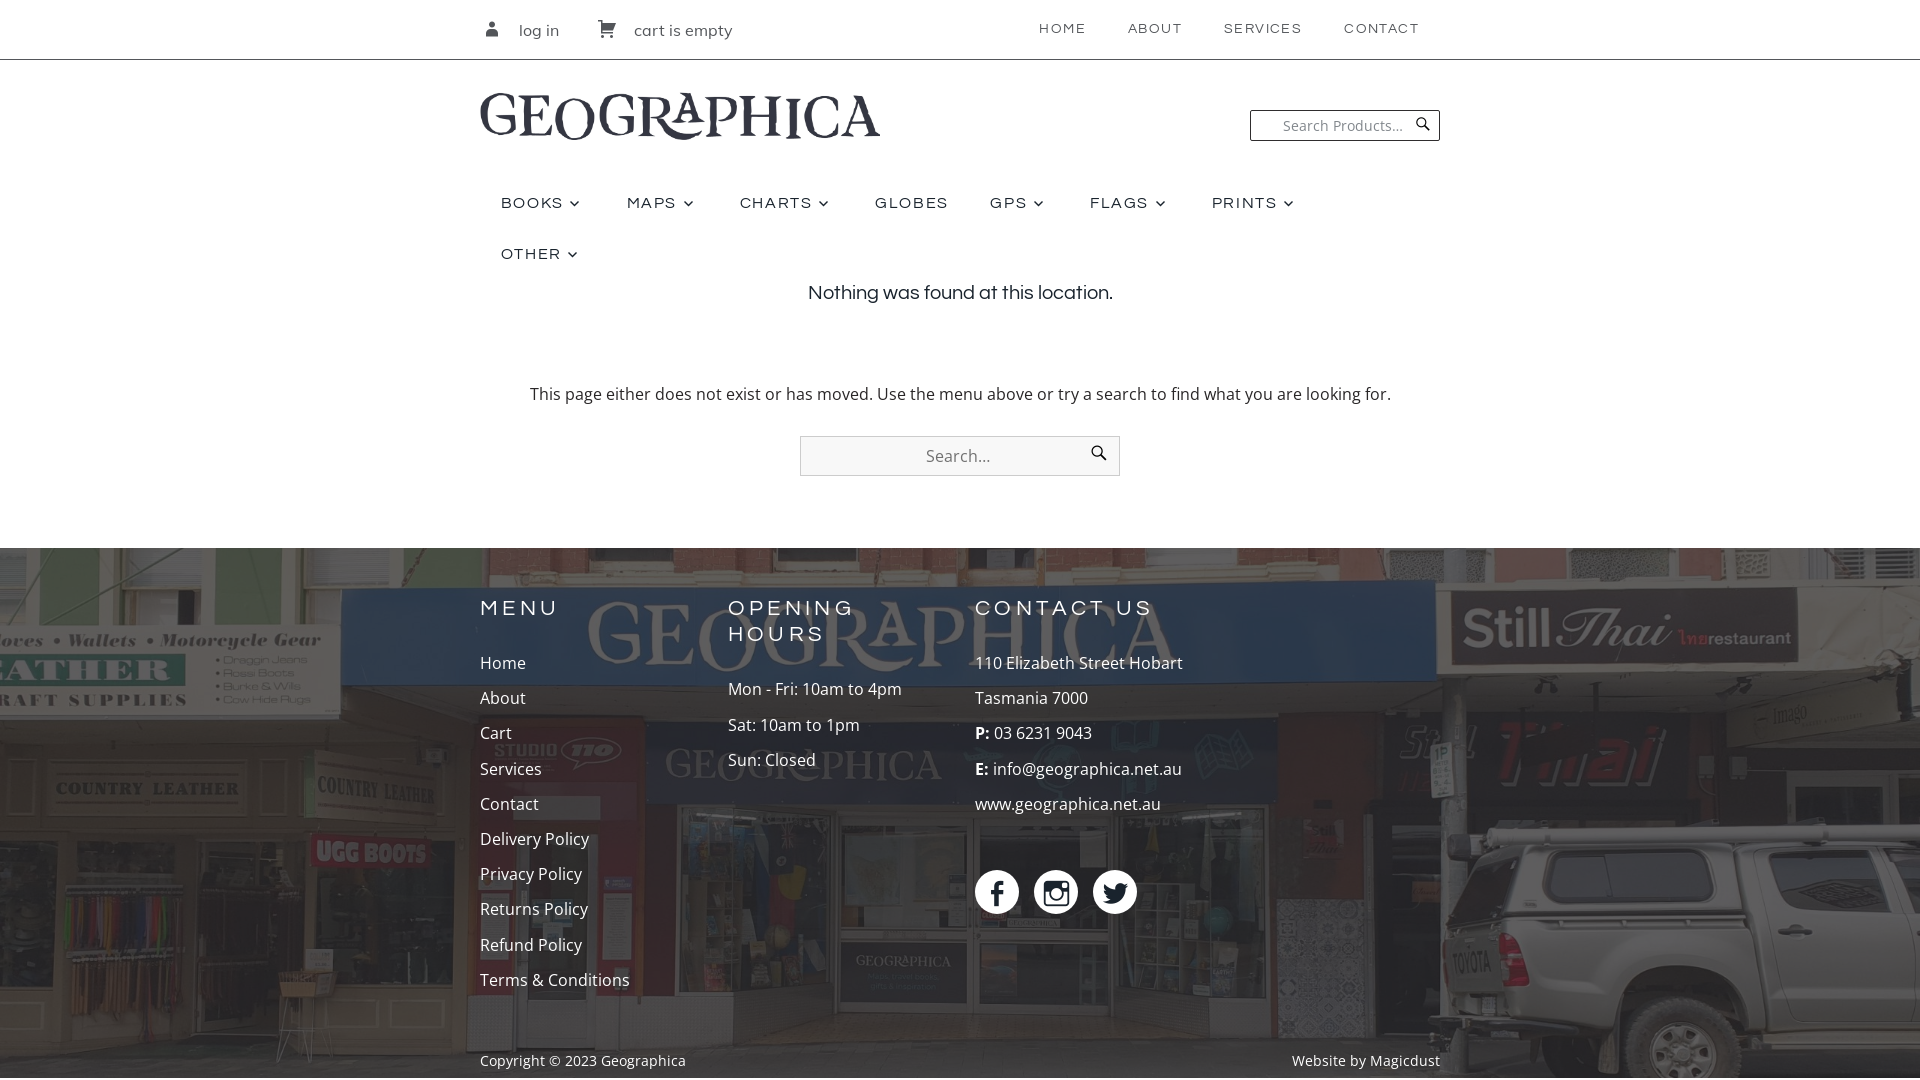 The height and width of the screenshot is (1080, 1920). I want to click on 'MAPS', so click(604, 203).